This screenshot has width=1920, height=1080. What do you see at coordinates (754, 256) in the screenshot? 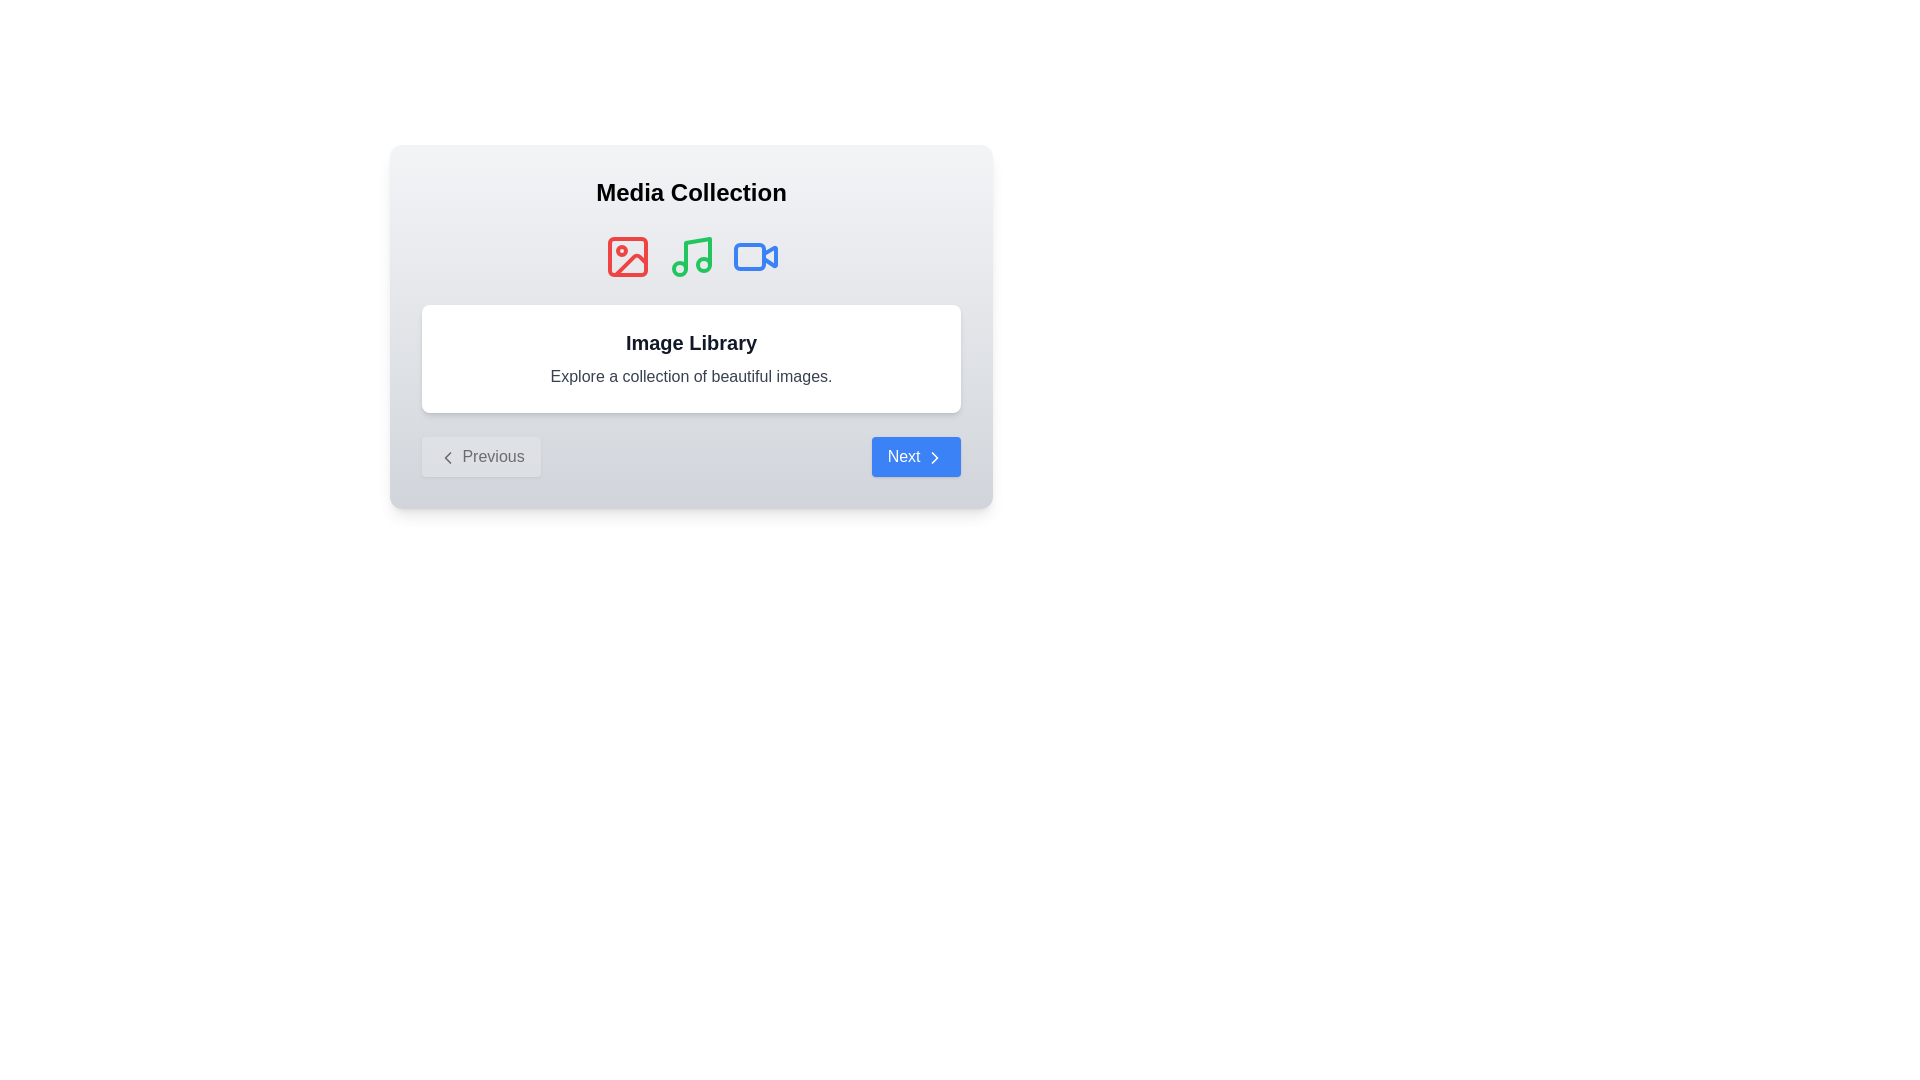
I see `the button corresponding to the video media type to observe the hover effect` at bounding box center [754, 256].